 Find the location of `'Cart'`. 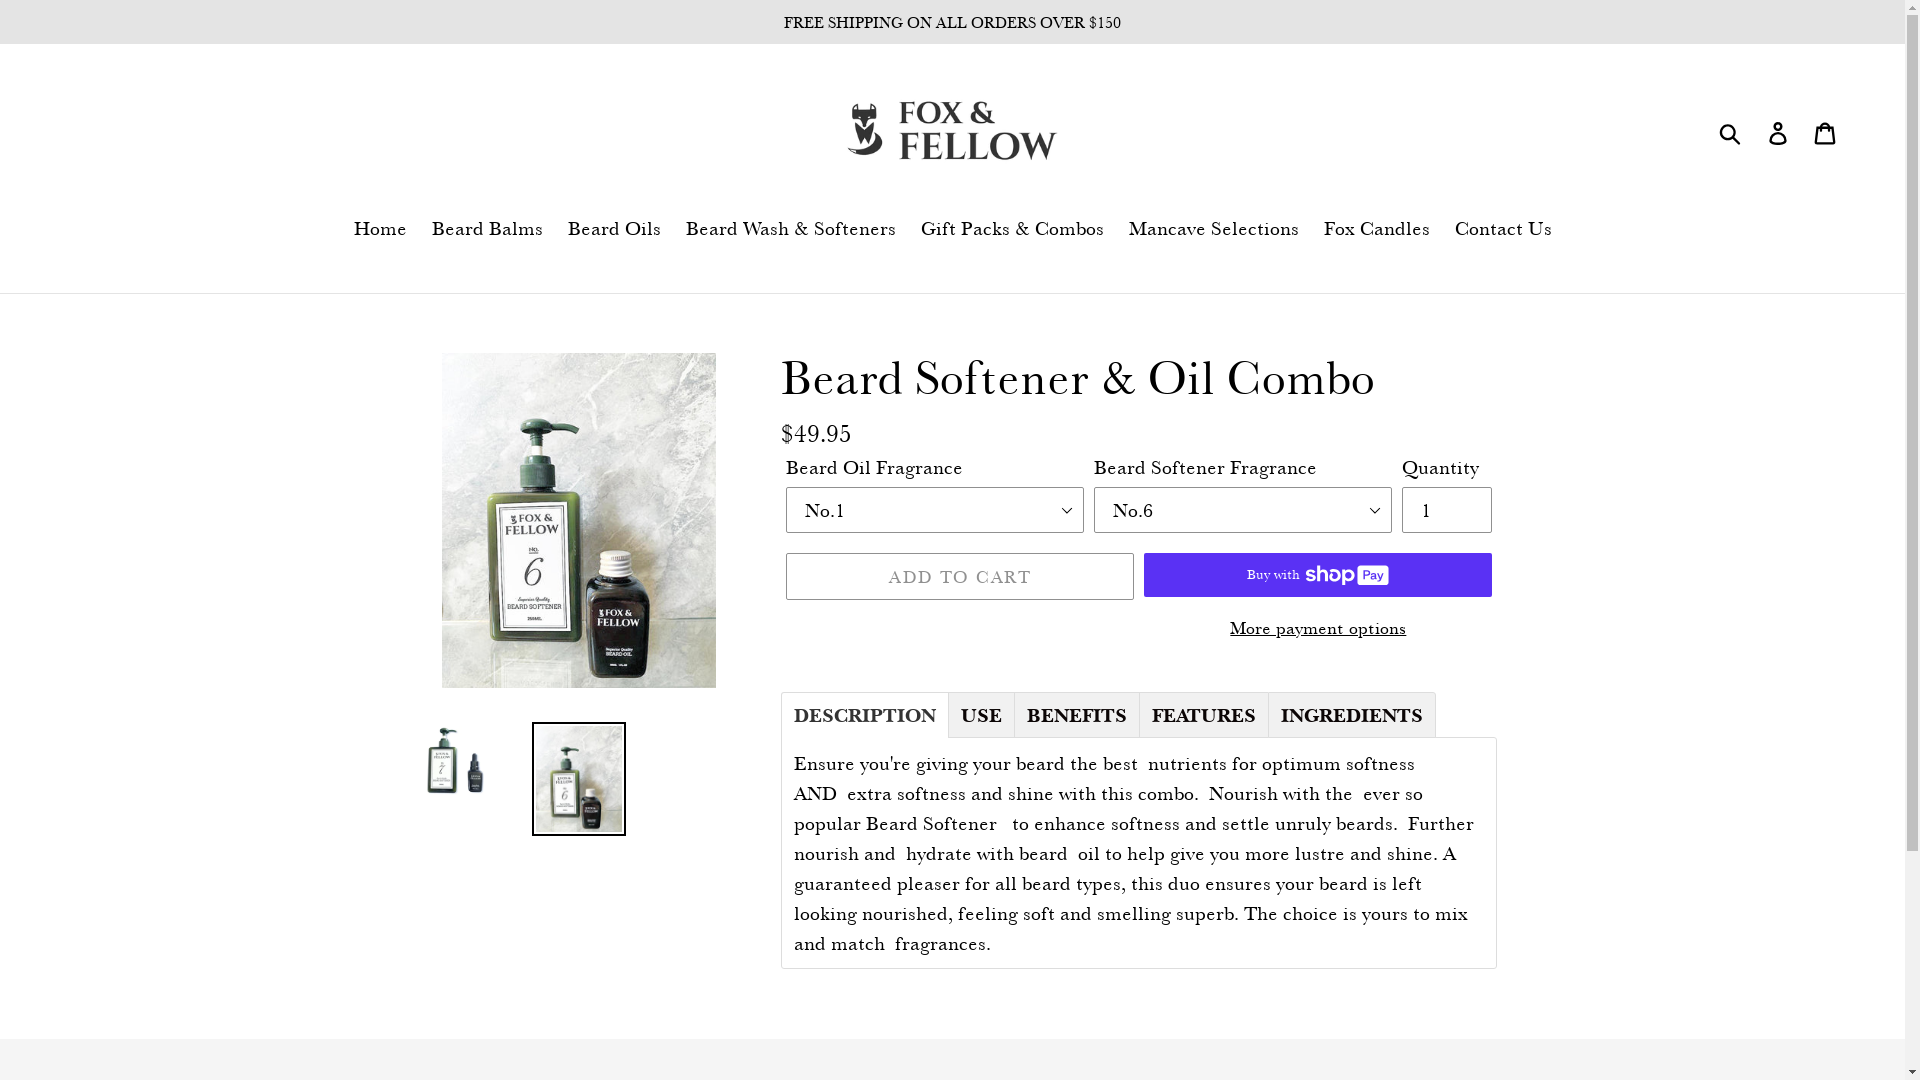

'Cart' is located at coordinates (1826, 130).